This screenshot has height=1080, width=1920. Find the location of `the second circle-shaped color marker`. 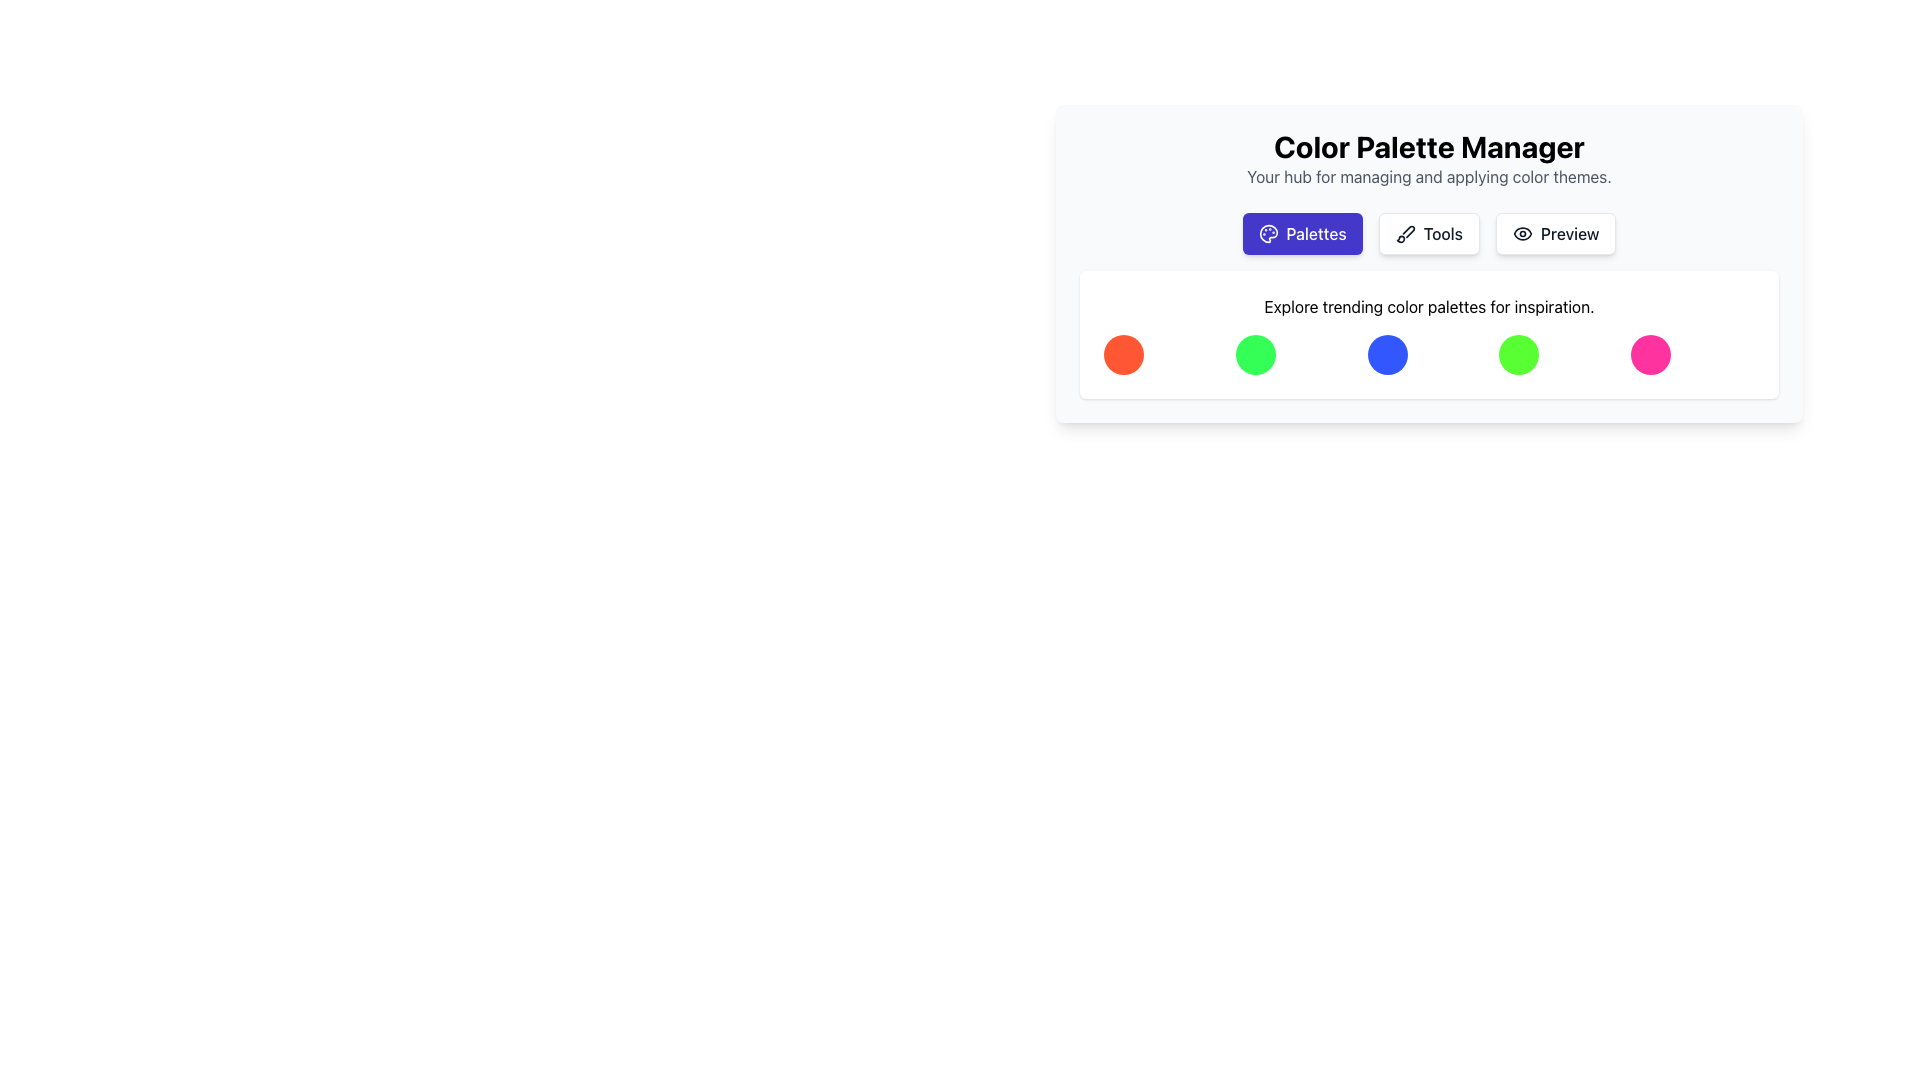

the second circle-shaped color marker is located at coordinates (1254, 353).